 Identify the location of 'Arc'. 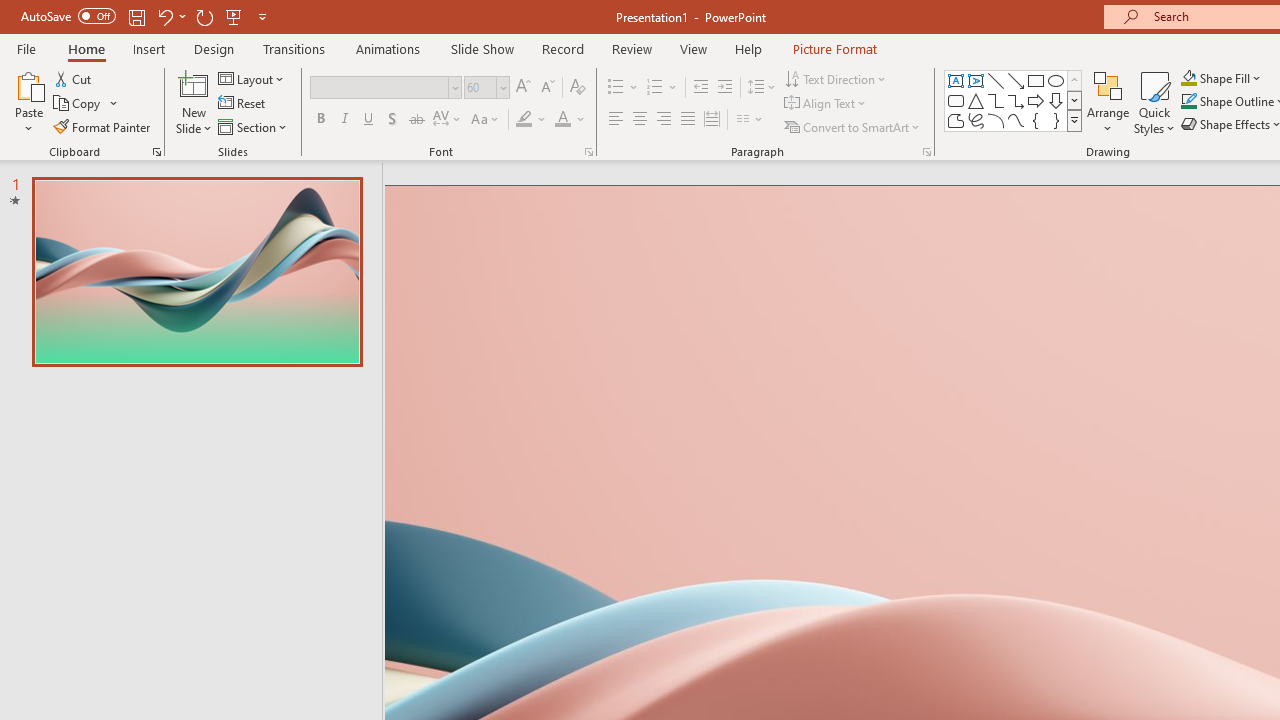
(995, 120).